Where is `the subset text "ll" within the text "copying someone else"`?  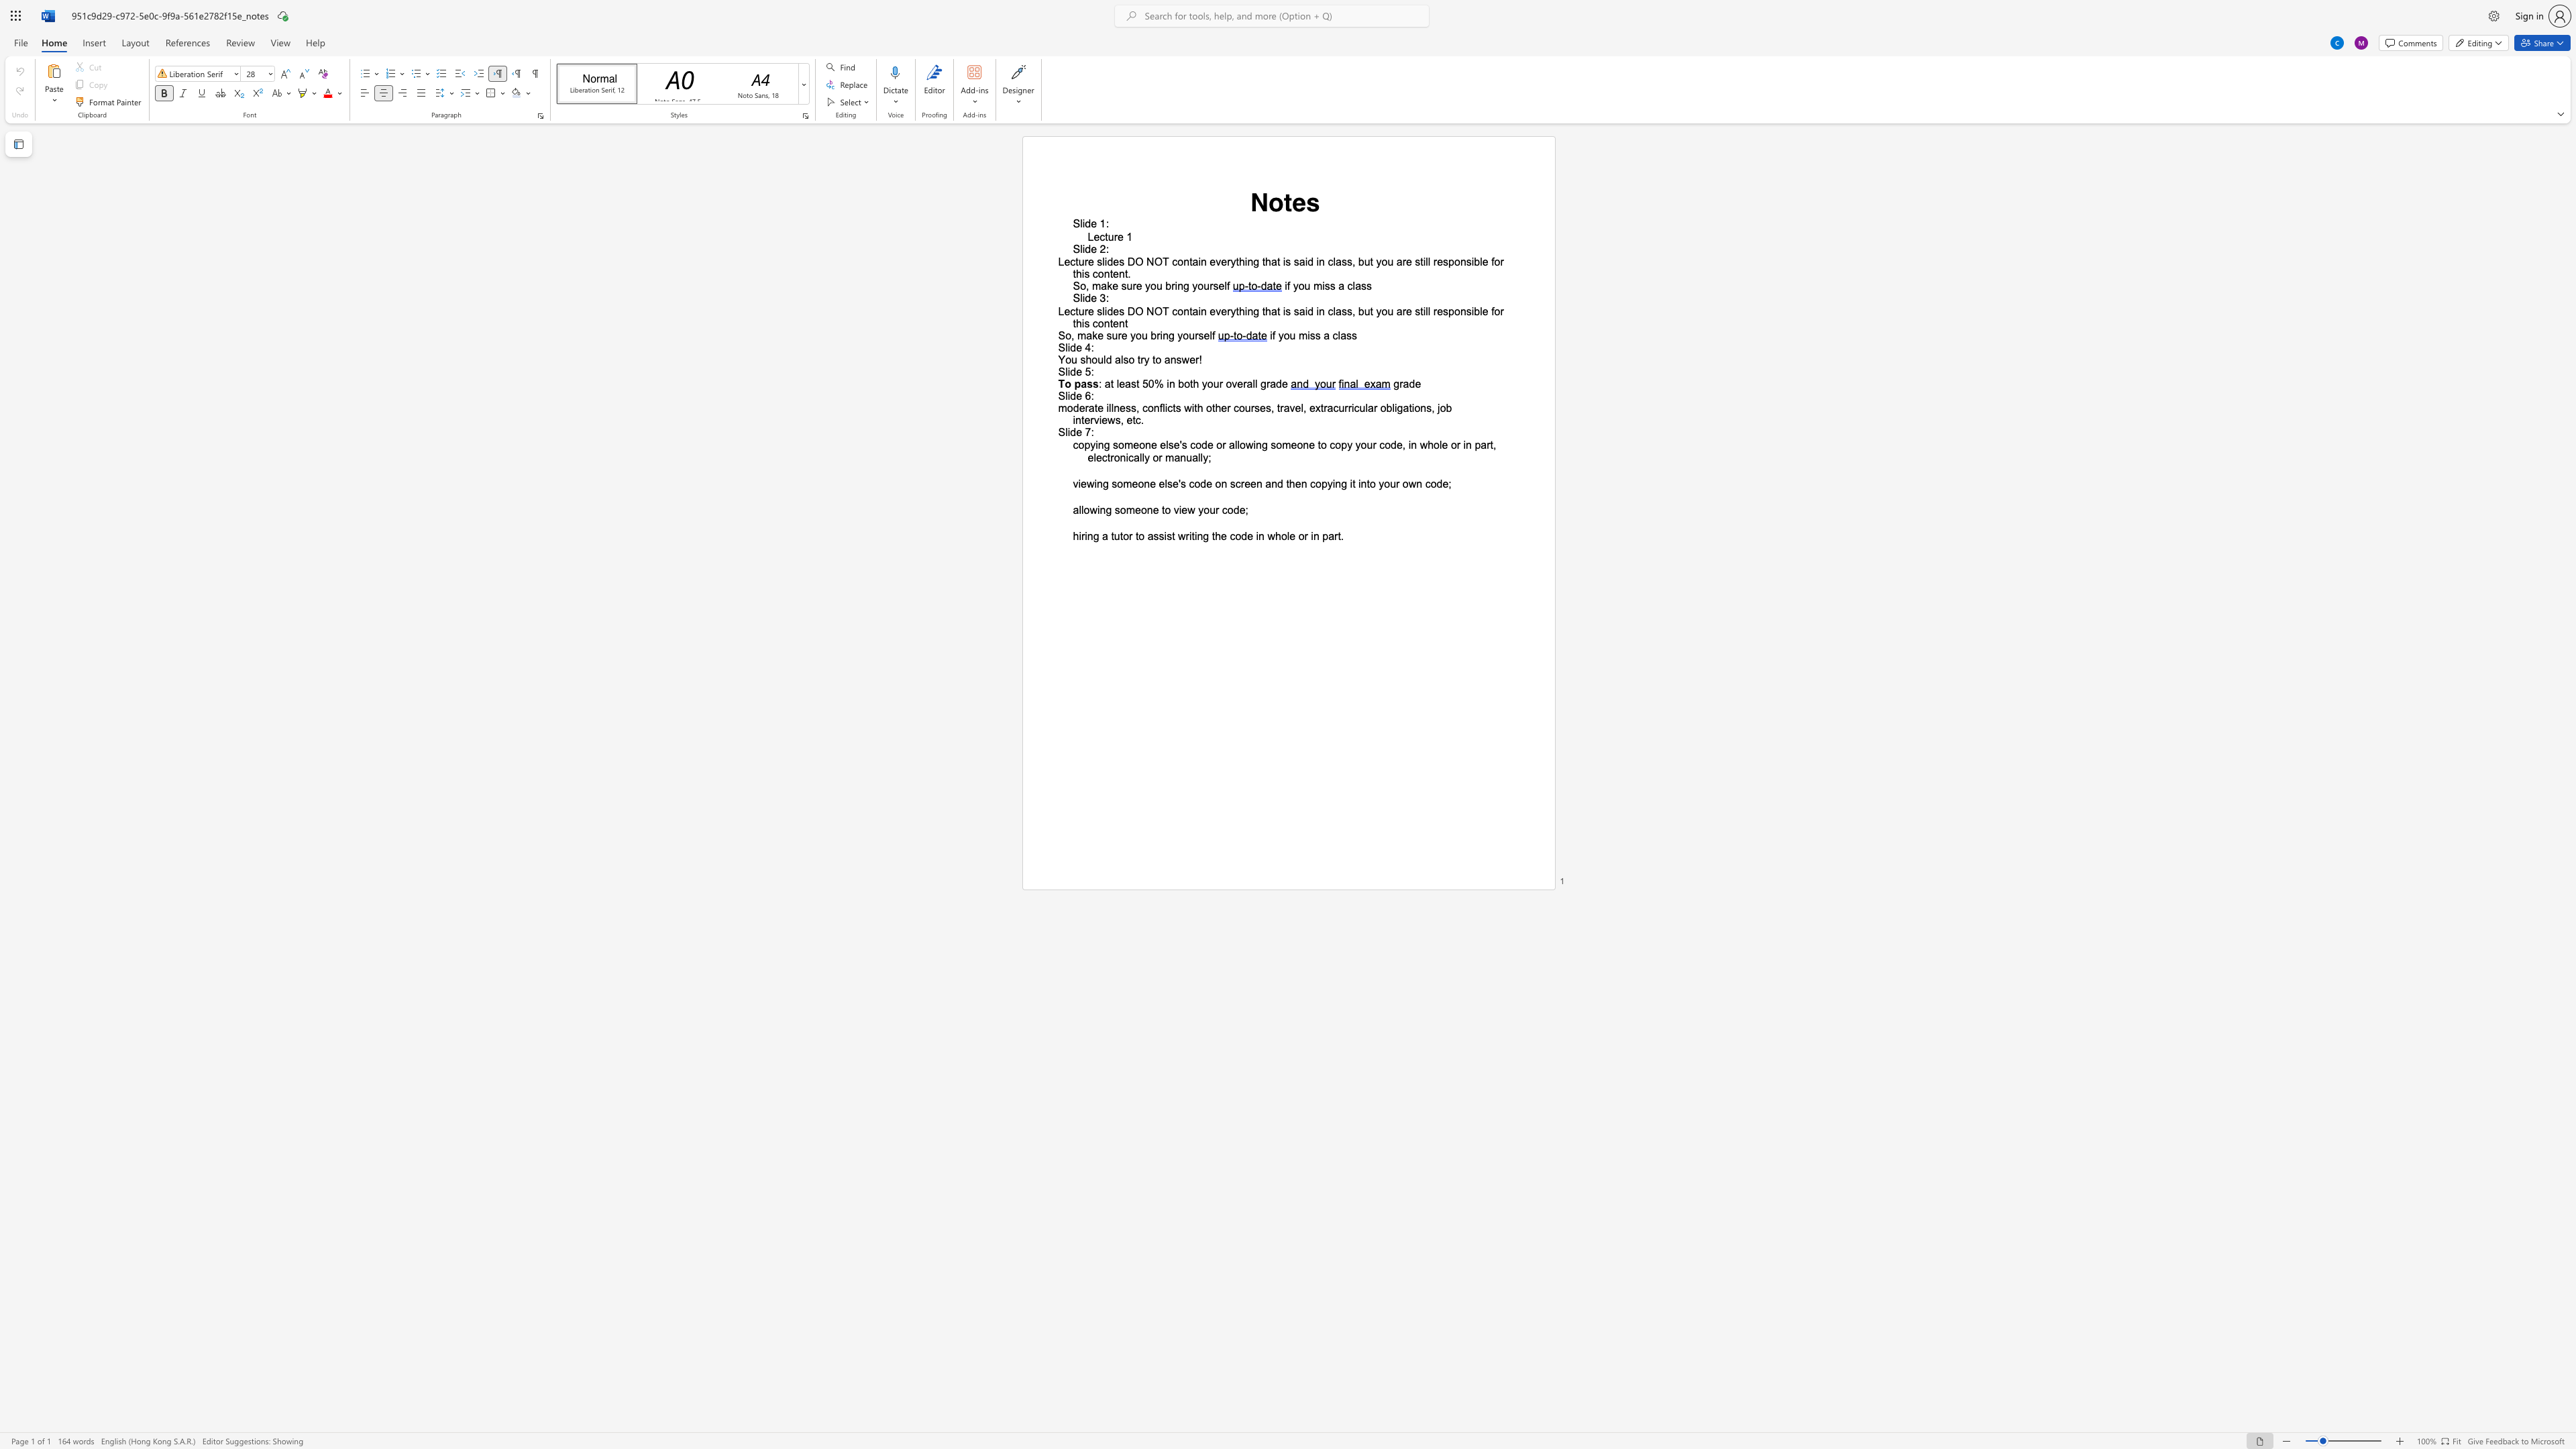 the subset text "ll" within the text "copying someone else" is located at coordinates (1197, 456).